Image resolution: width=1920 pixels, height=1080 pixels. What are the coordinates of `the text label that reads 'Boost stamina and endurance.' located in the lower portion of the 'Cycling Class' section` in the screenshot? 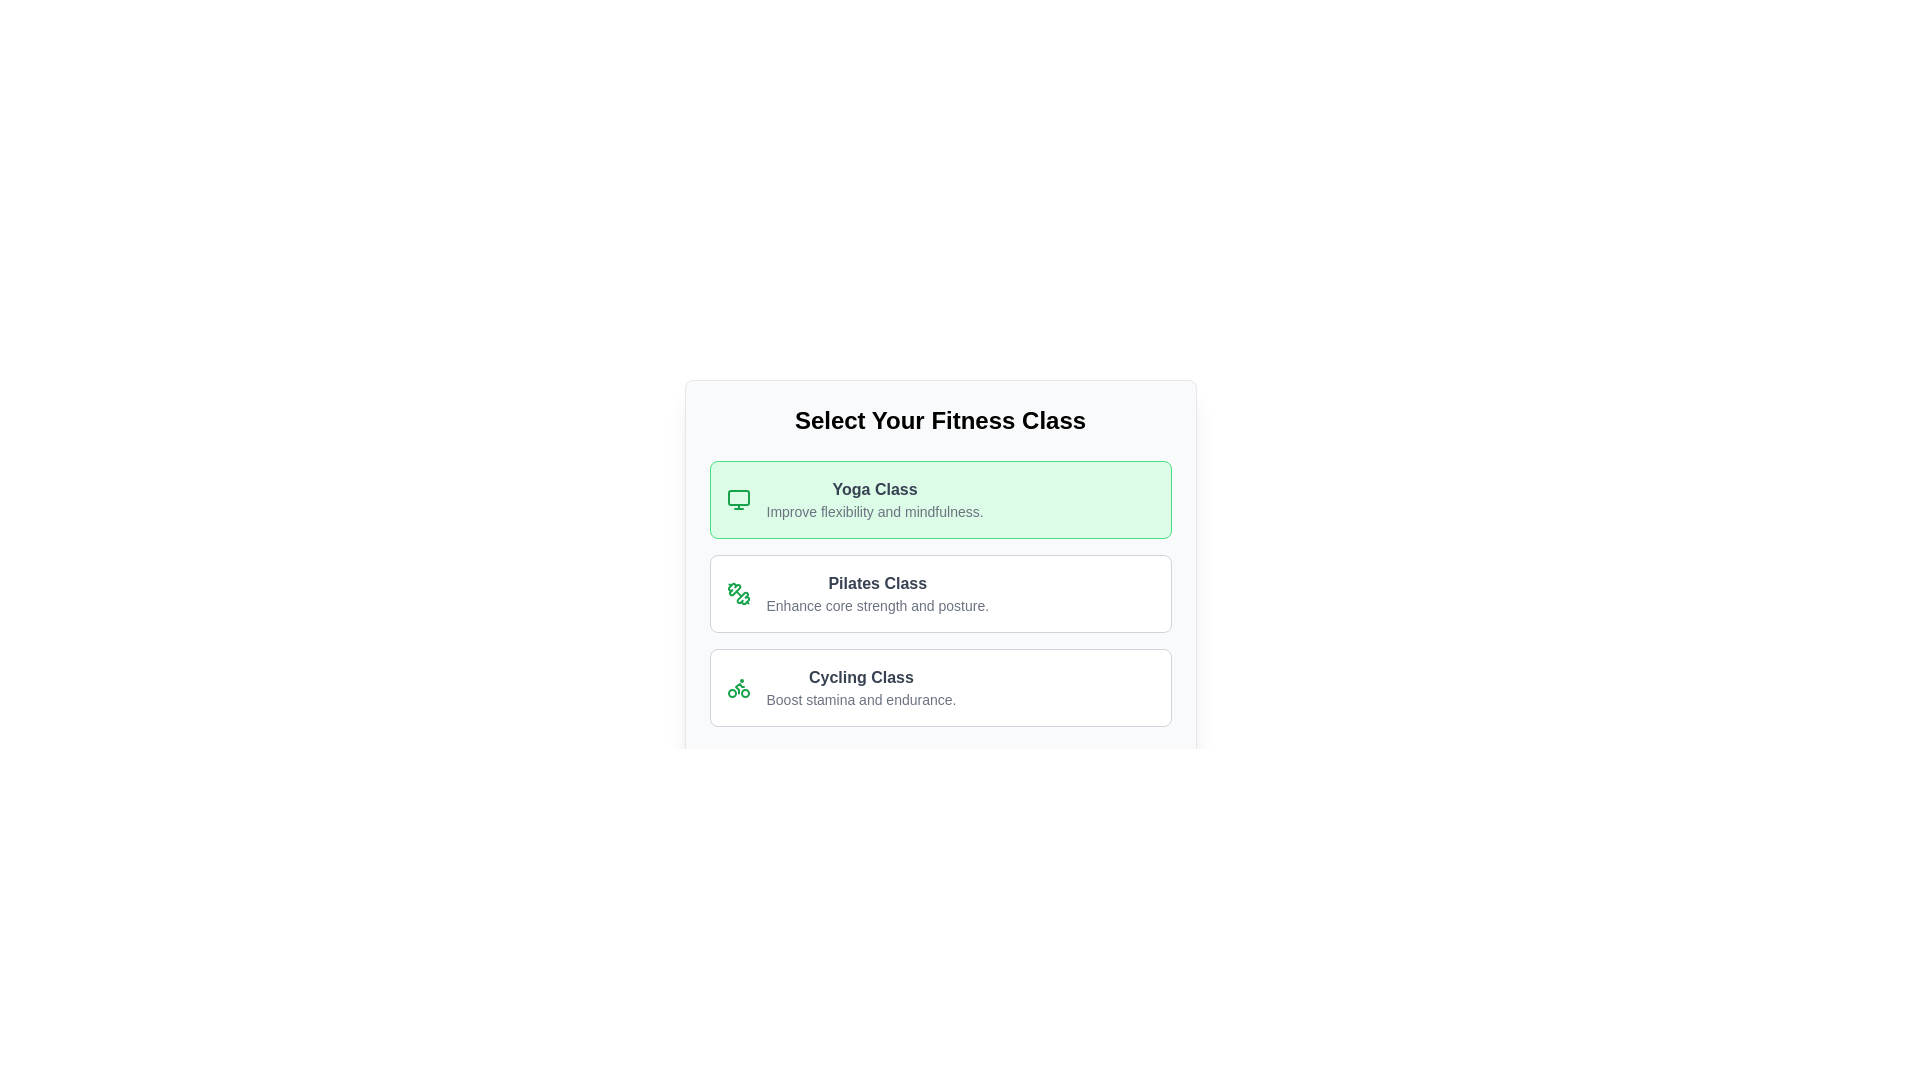 It's located at (861, 698).